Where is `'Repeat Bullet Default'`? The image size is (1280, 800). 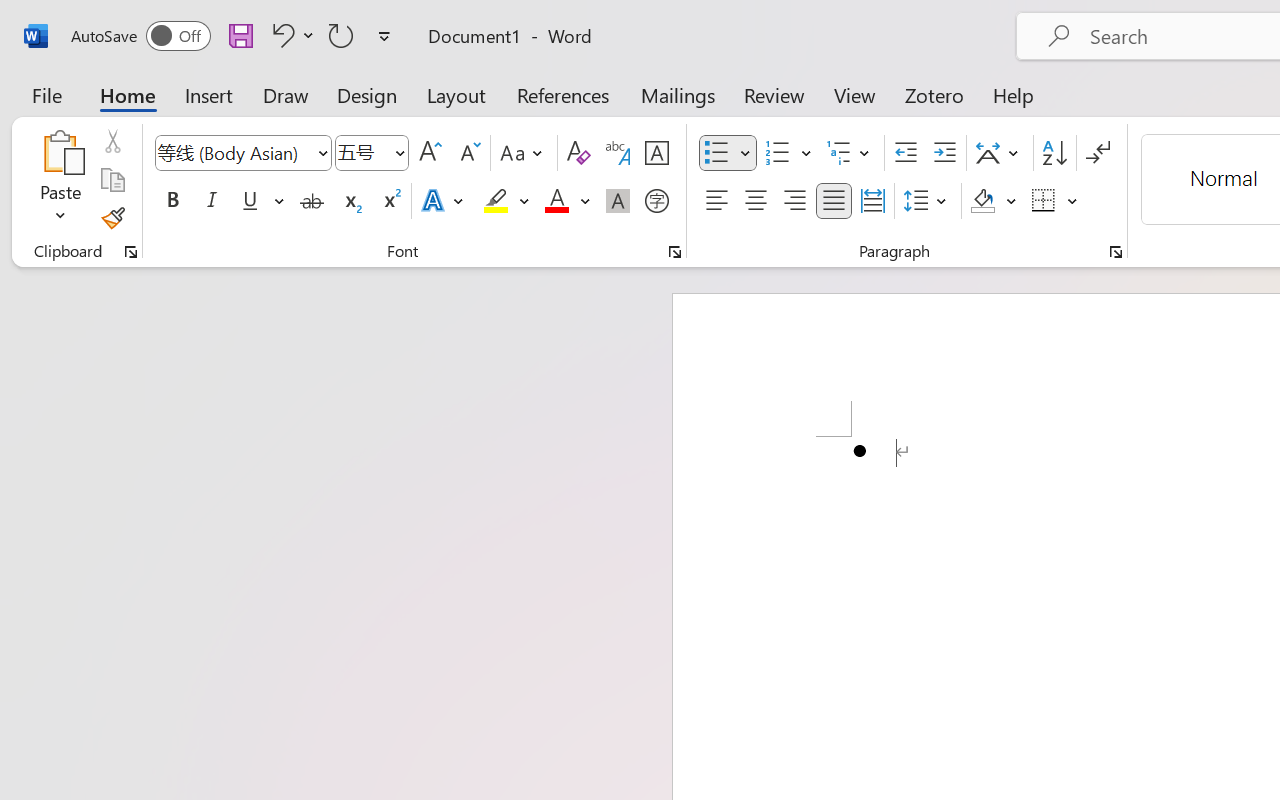 'Repeat Bullet Default' is located at coordinates (341, 34).